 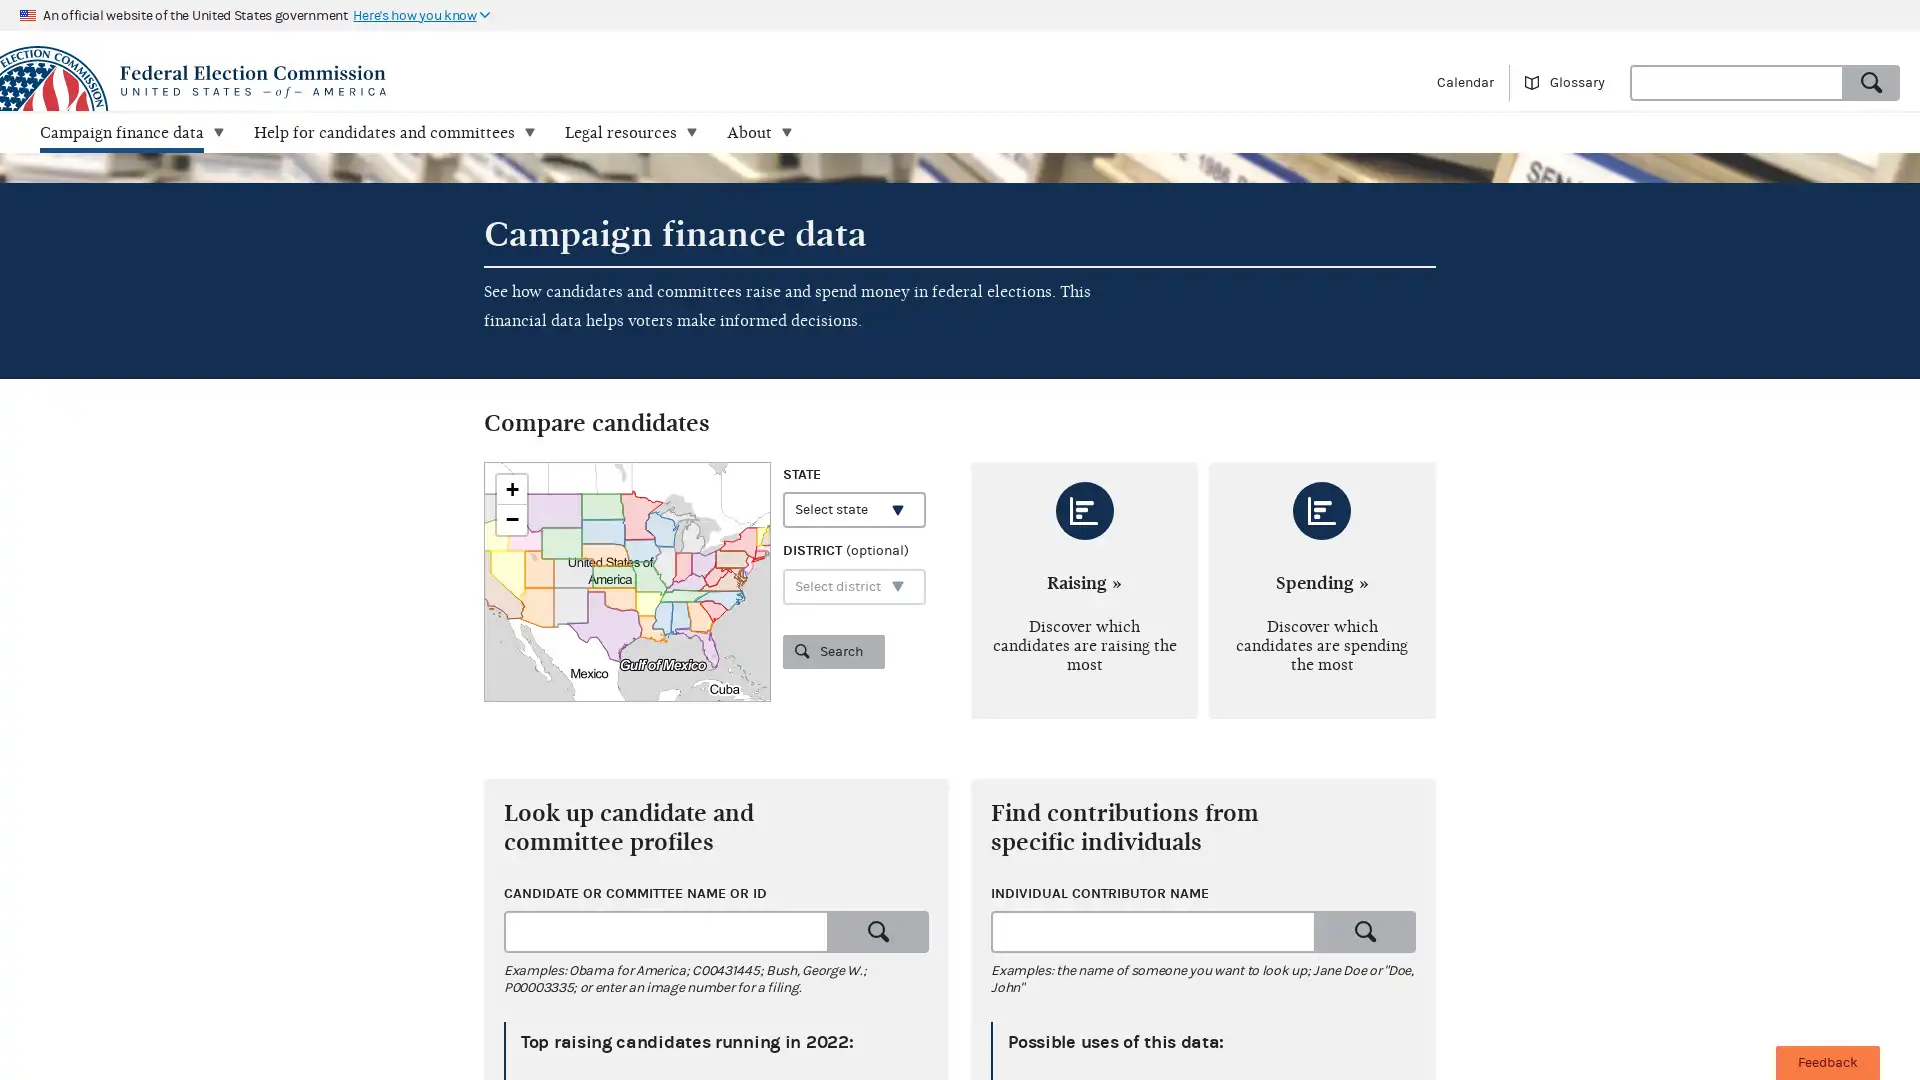 What do you see at coordinates (878, 932) in the screenshot?
I see `Search` at bounding box center [878, 932].